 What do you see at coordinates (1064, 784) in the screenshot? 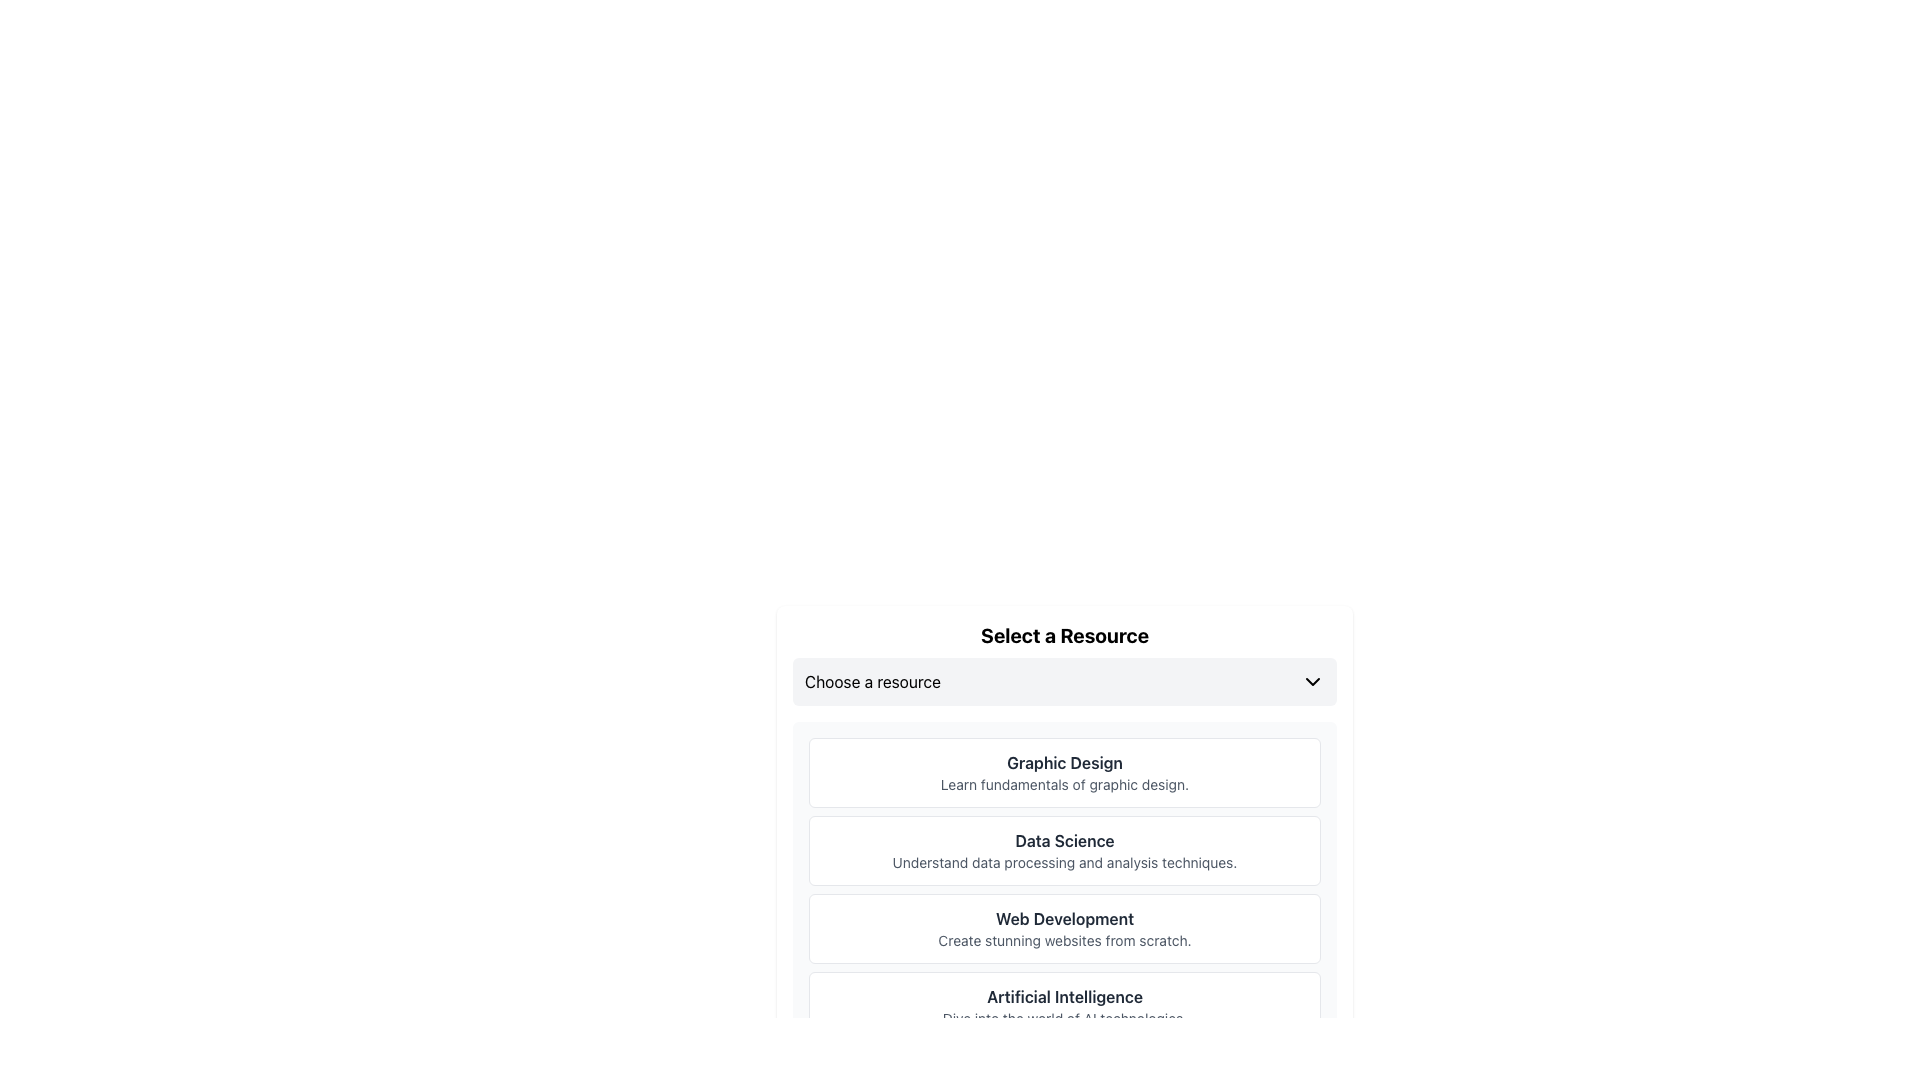
I see `the descriptive text label providing additional information about the 'Graphic Design' resource, located beneath the 'Graphic Design' header` at bounding box center [1064, 784].